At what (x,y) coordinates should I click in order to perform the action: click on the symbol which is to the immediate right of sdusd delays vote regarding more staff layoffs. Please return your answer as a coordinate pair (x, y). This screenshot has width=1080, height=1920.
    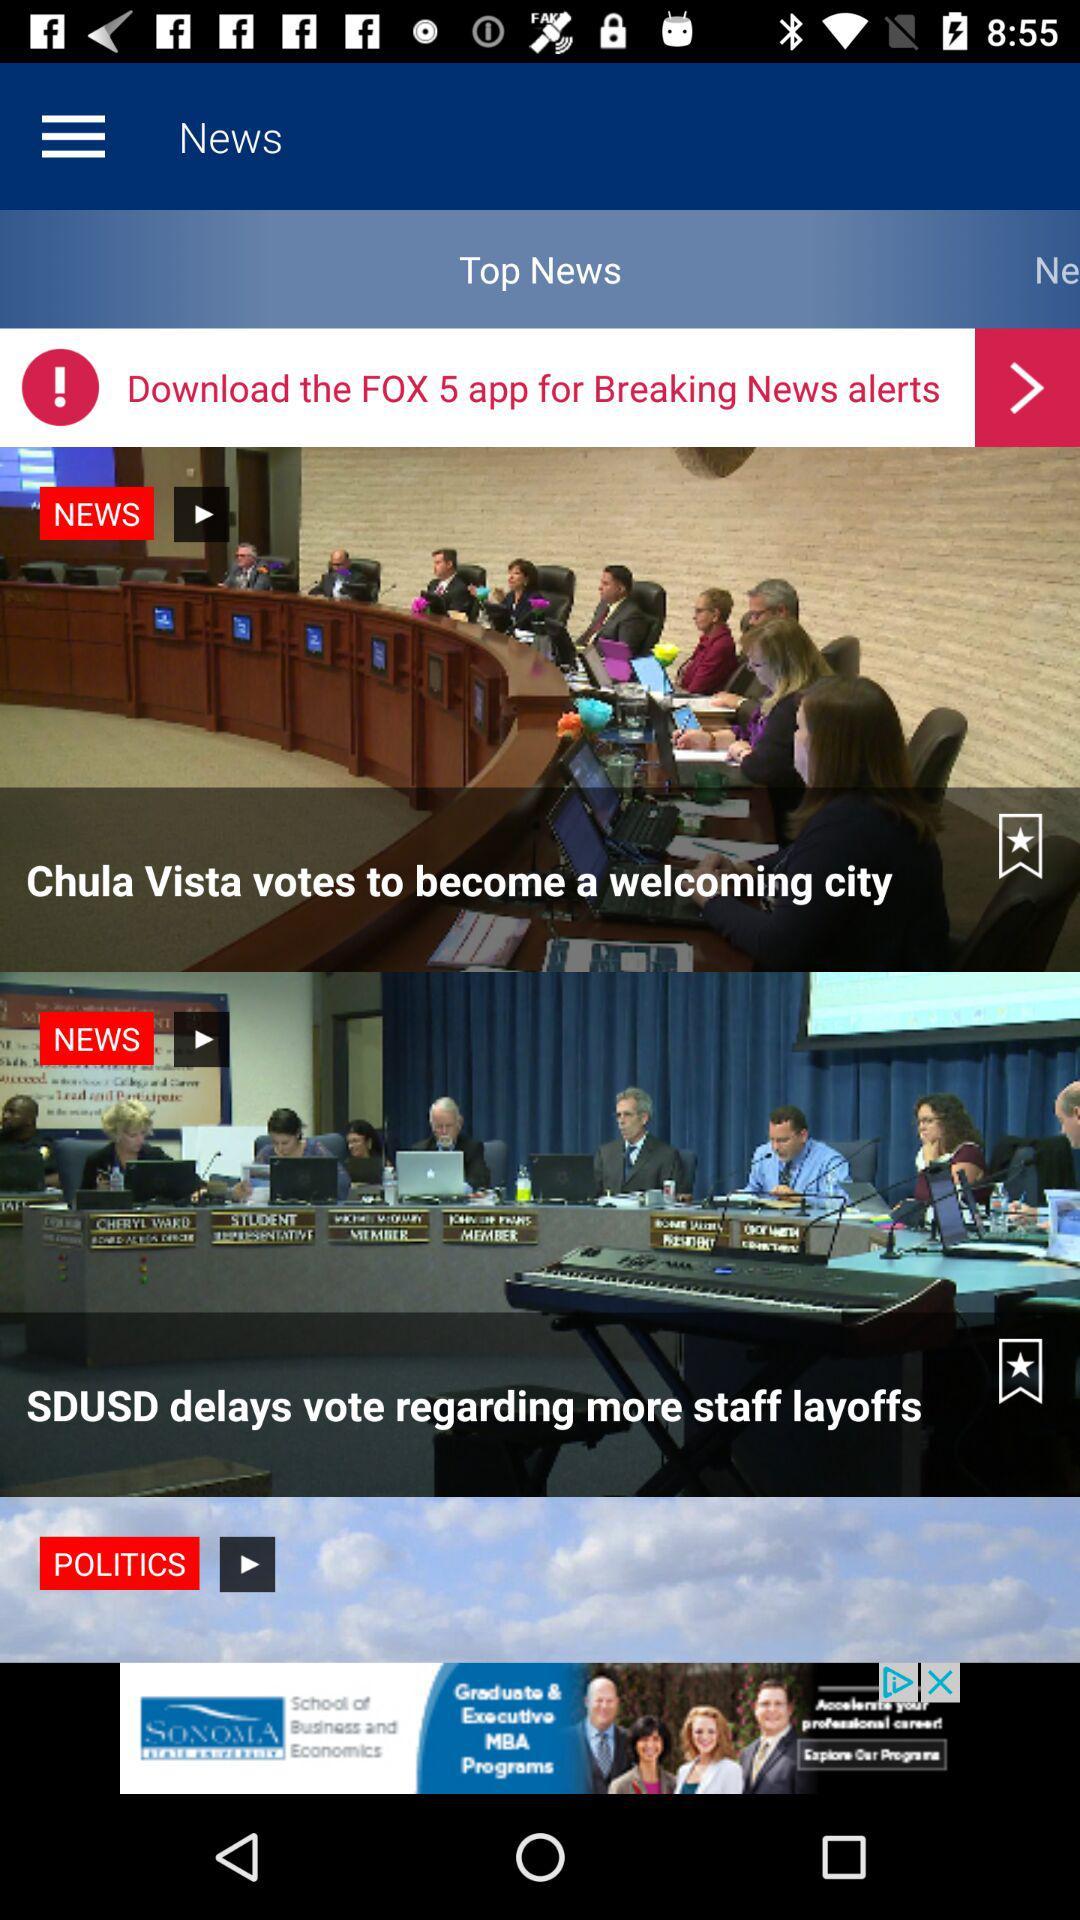
    Looking at the image, I should click on (1021, 1371).